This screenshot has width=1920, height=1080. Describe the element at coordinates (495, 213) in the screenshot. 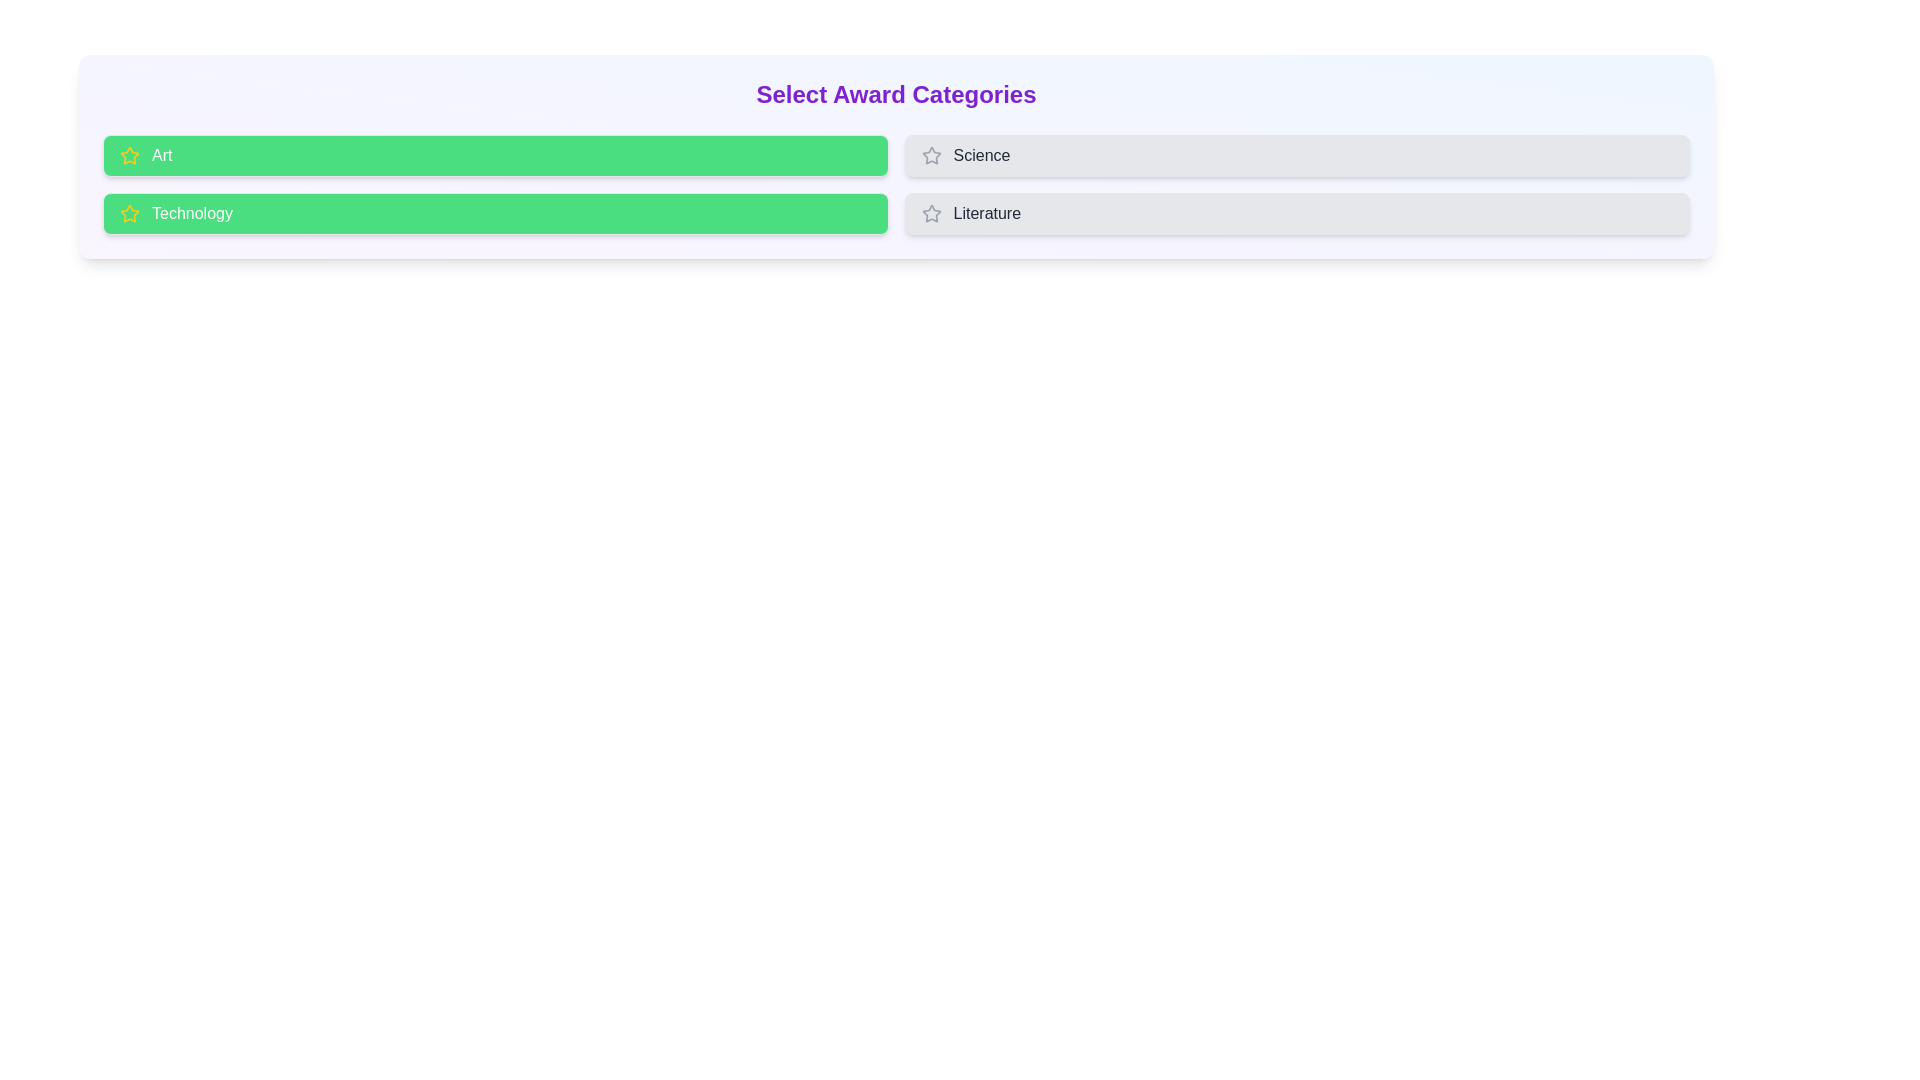

I see `the button for Technology to observe its hover effect` at that location.